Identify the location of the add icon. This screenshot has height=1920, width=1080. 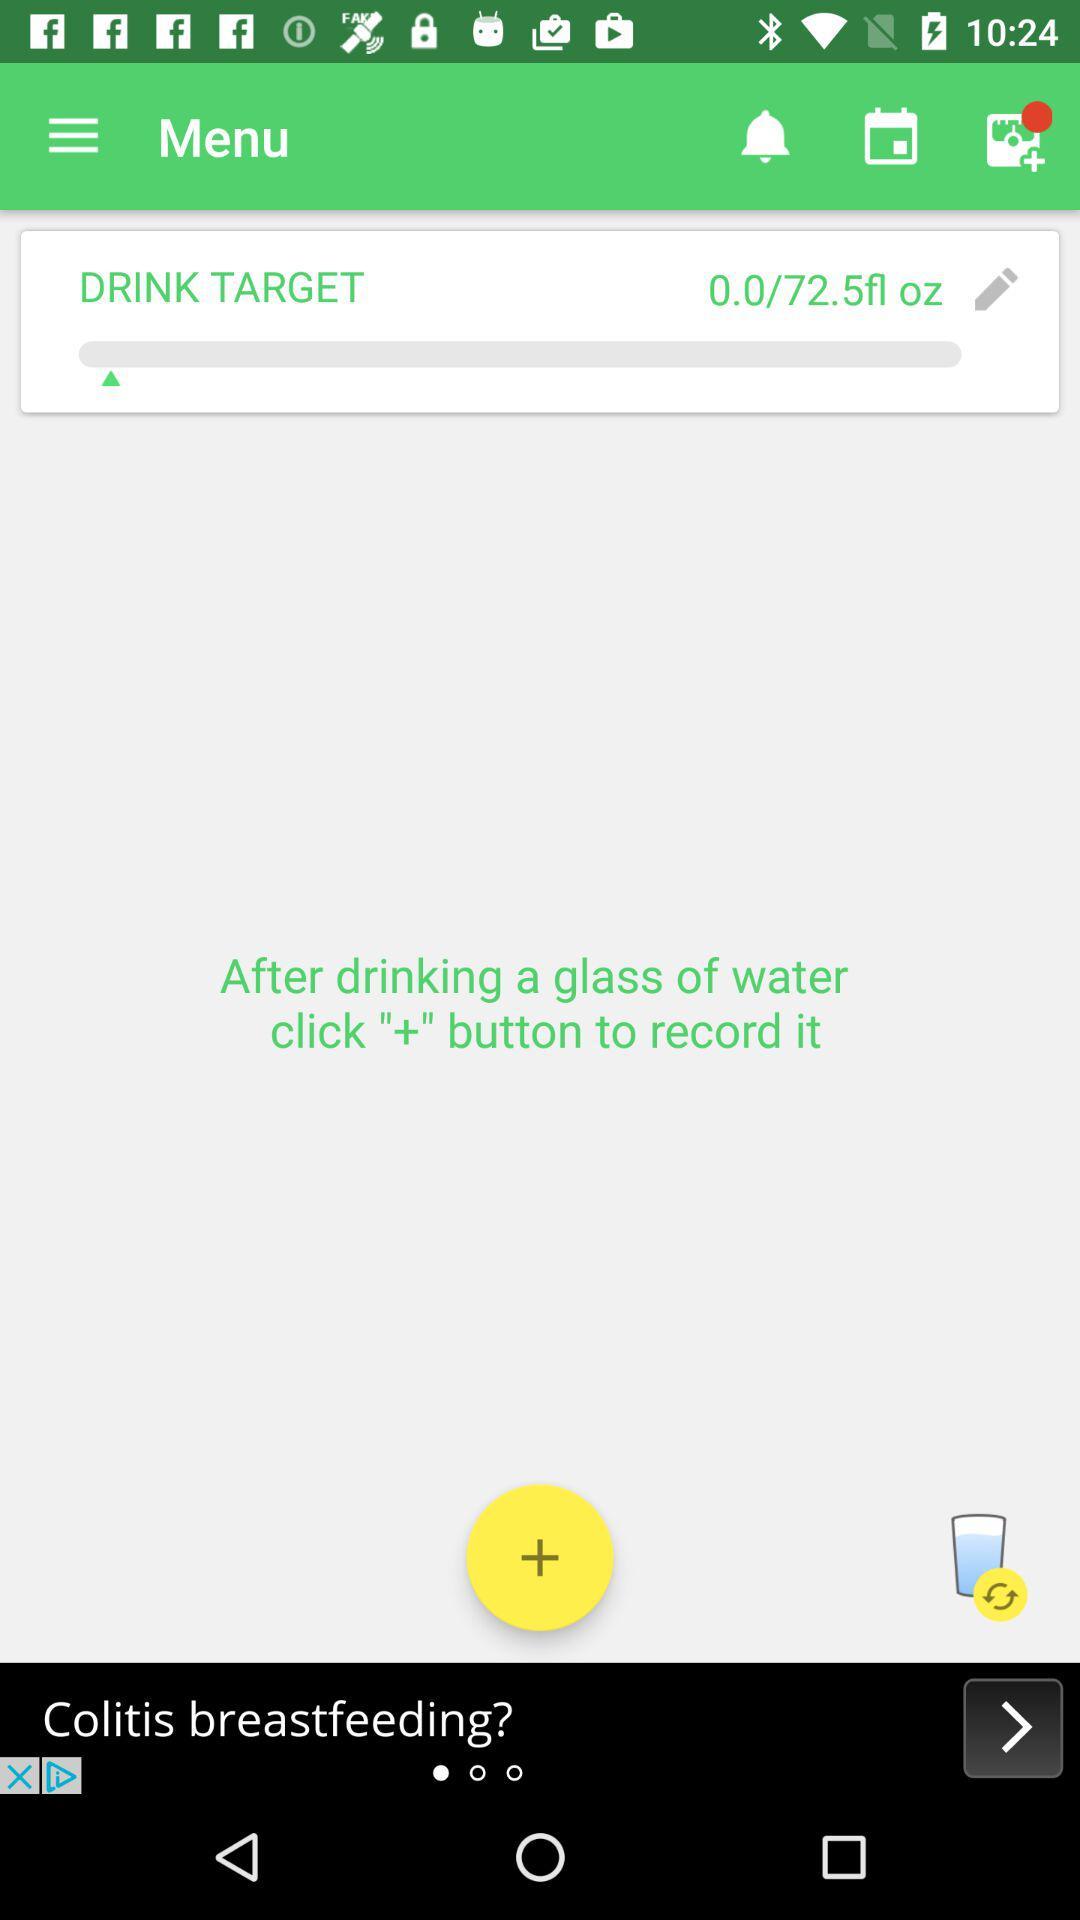
(540, 1556).